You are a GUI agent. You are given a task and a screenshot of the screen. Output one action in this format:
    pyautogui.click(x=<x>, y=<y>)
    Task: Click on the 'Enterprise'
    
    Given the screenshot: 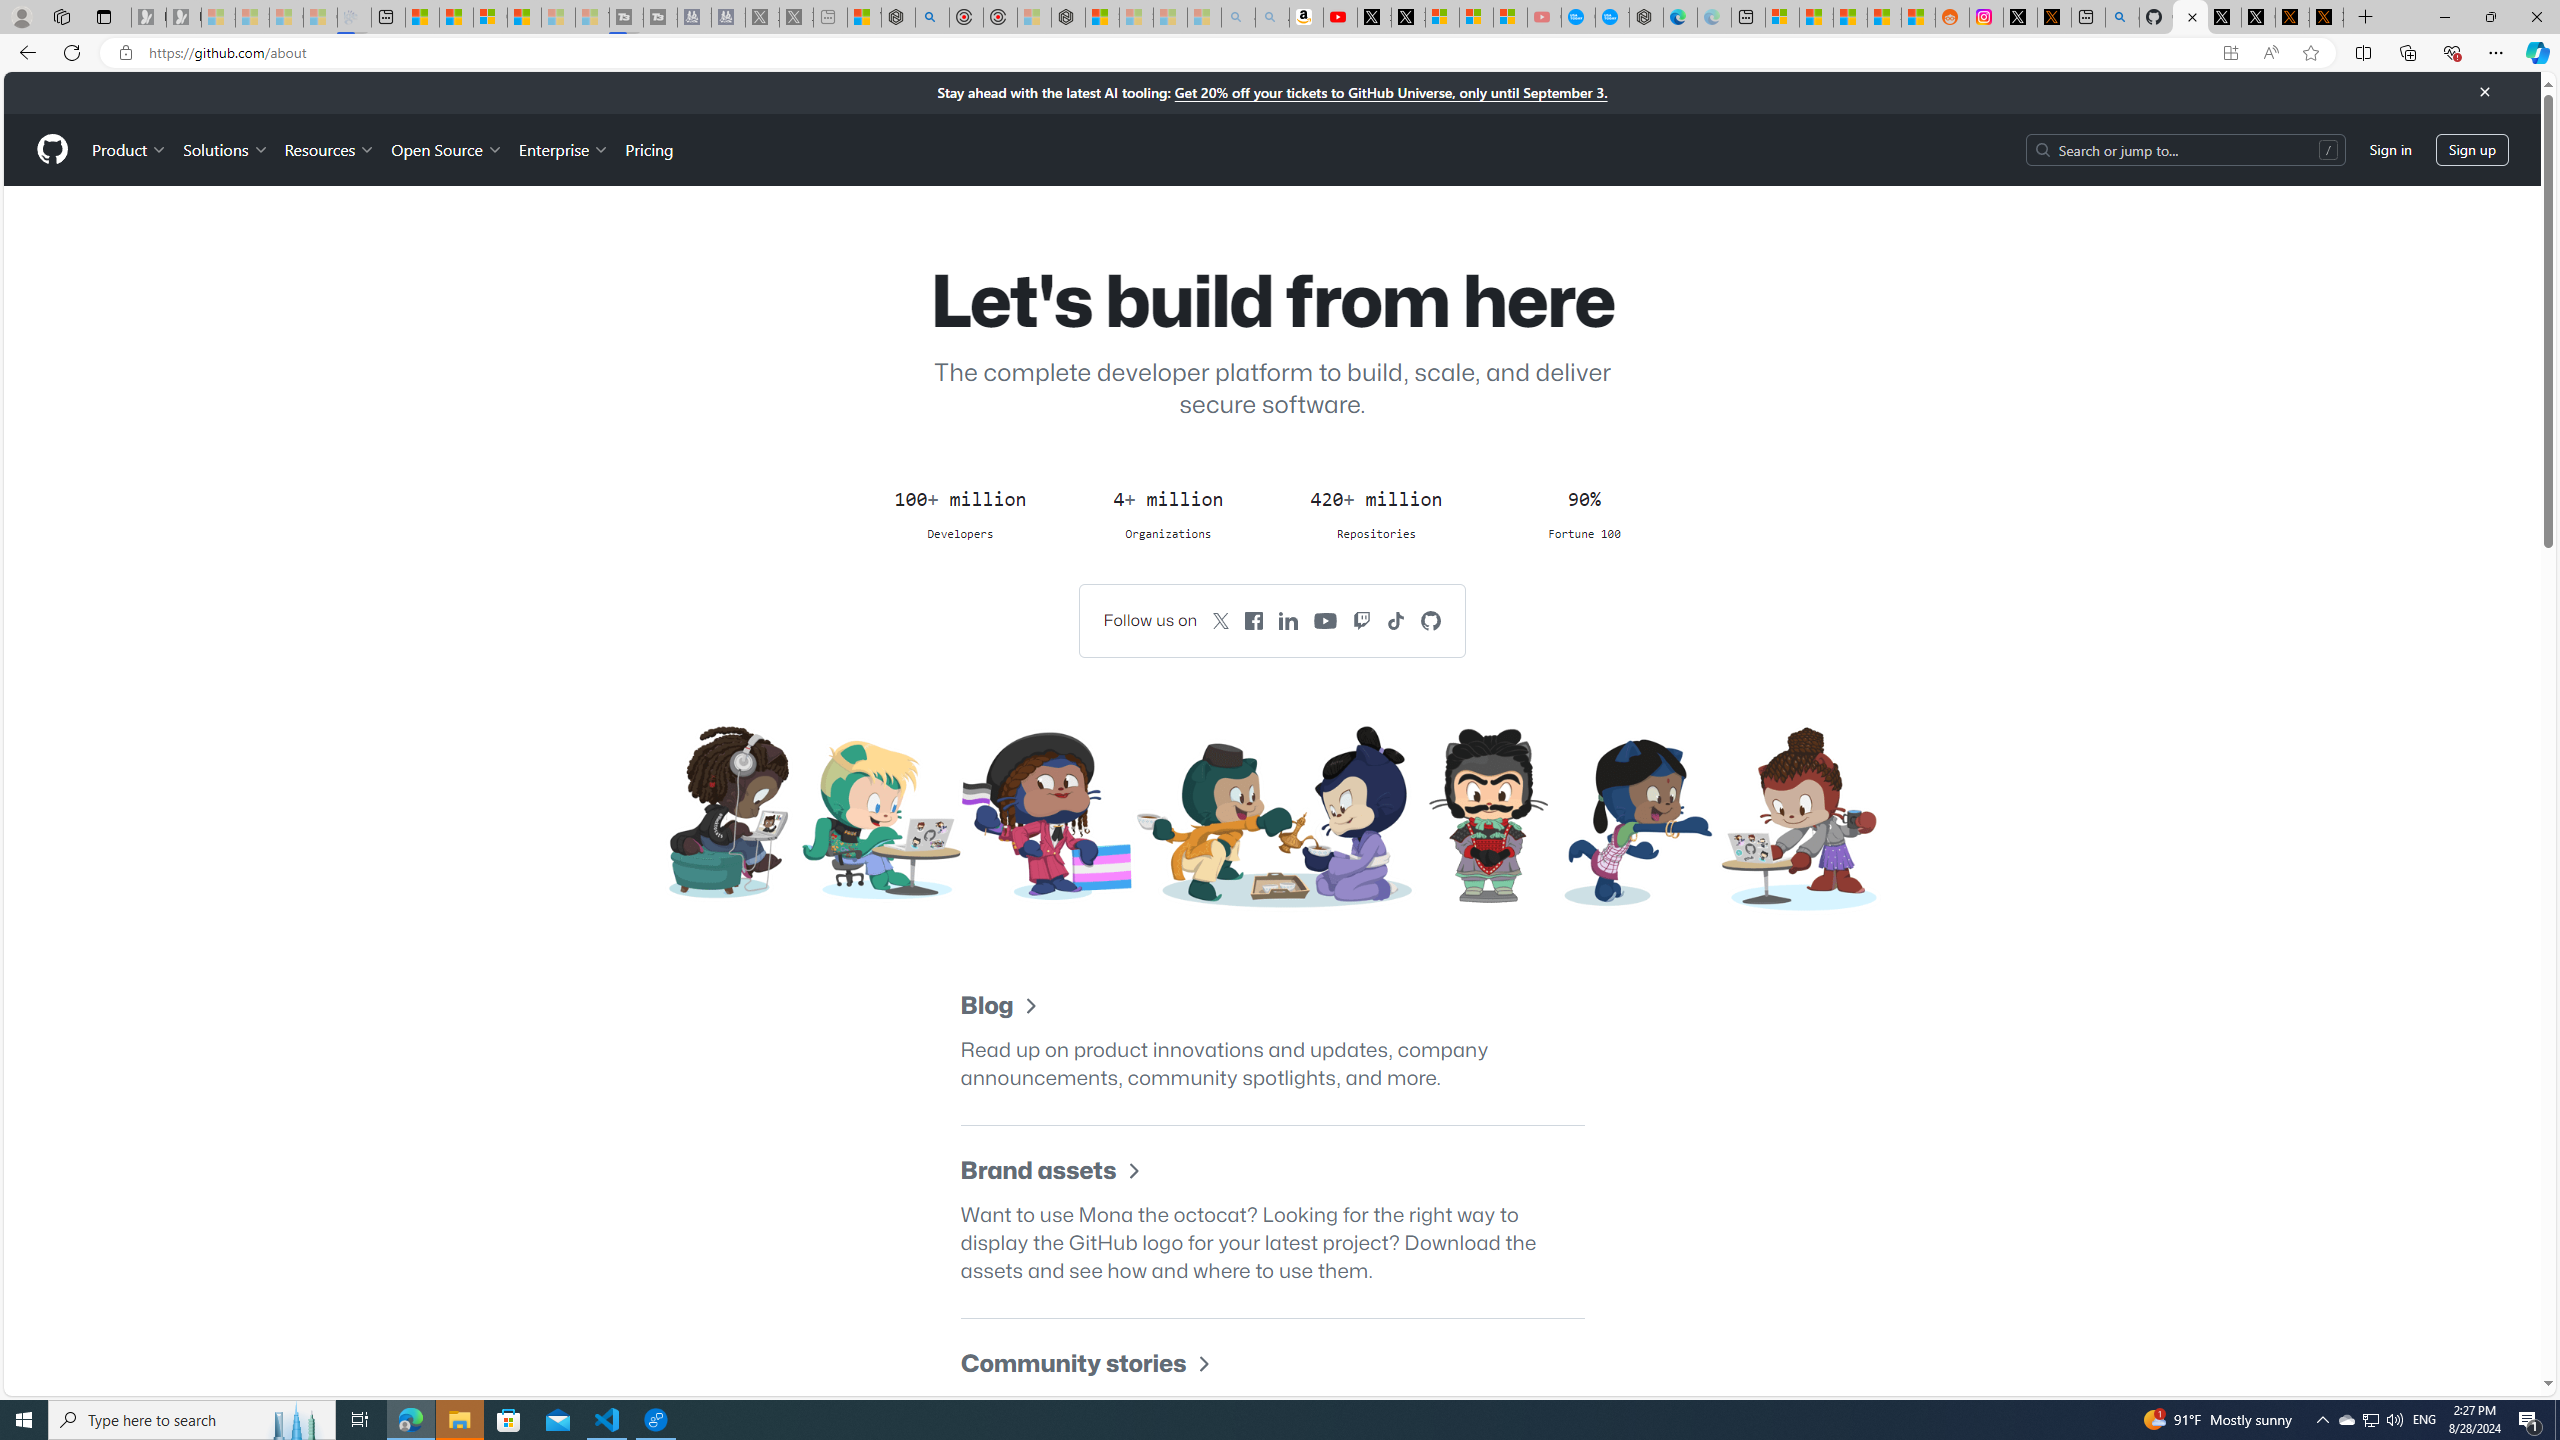 What is the action you would take?
    pyautogui.click(x=562, y=149)
    